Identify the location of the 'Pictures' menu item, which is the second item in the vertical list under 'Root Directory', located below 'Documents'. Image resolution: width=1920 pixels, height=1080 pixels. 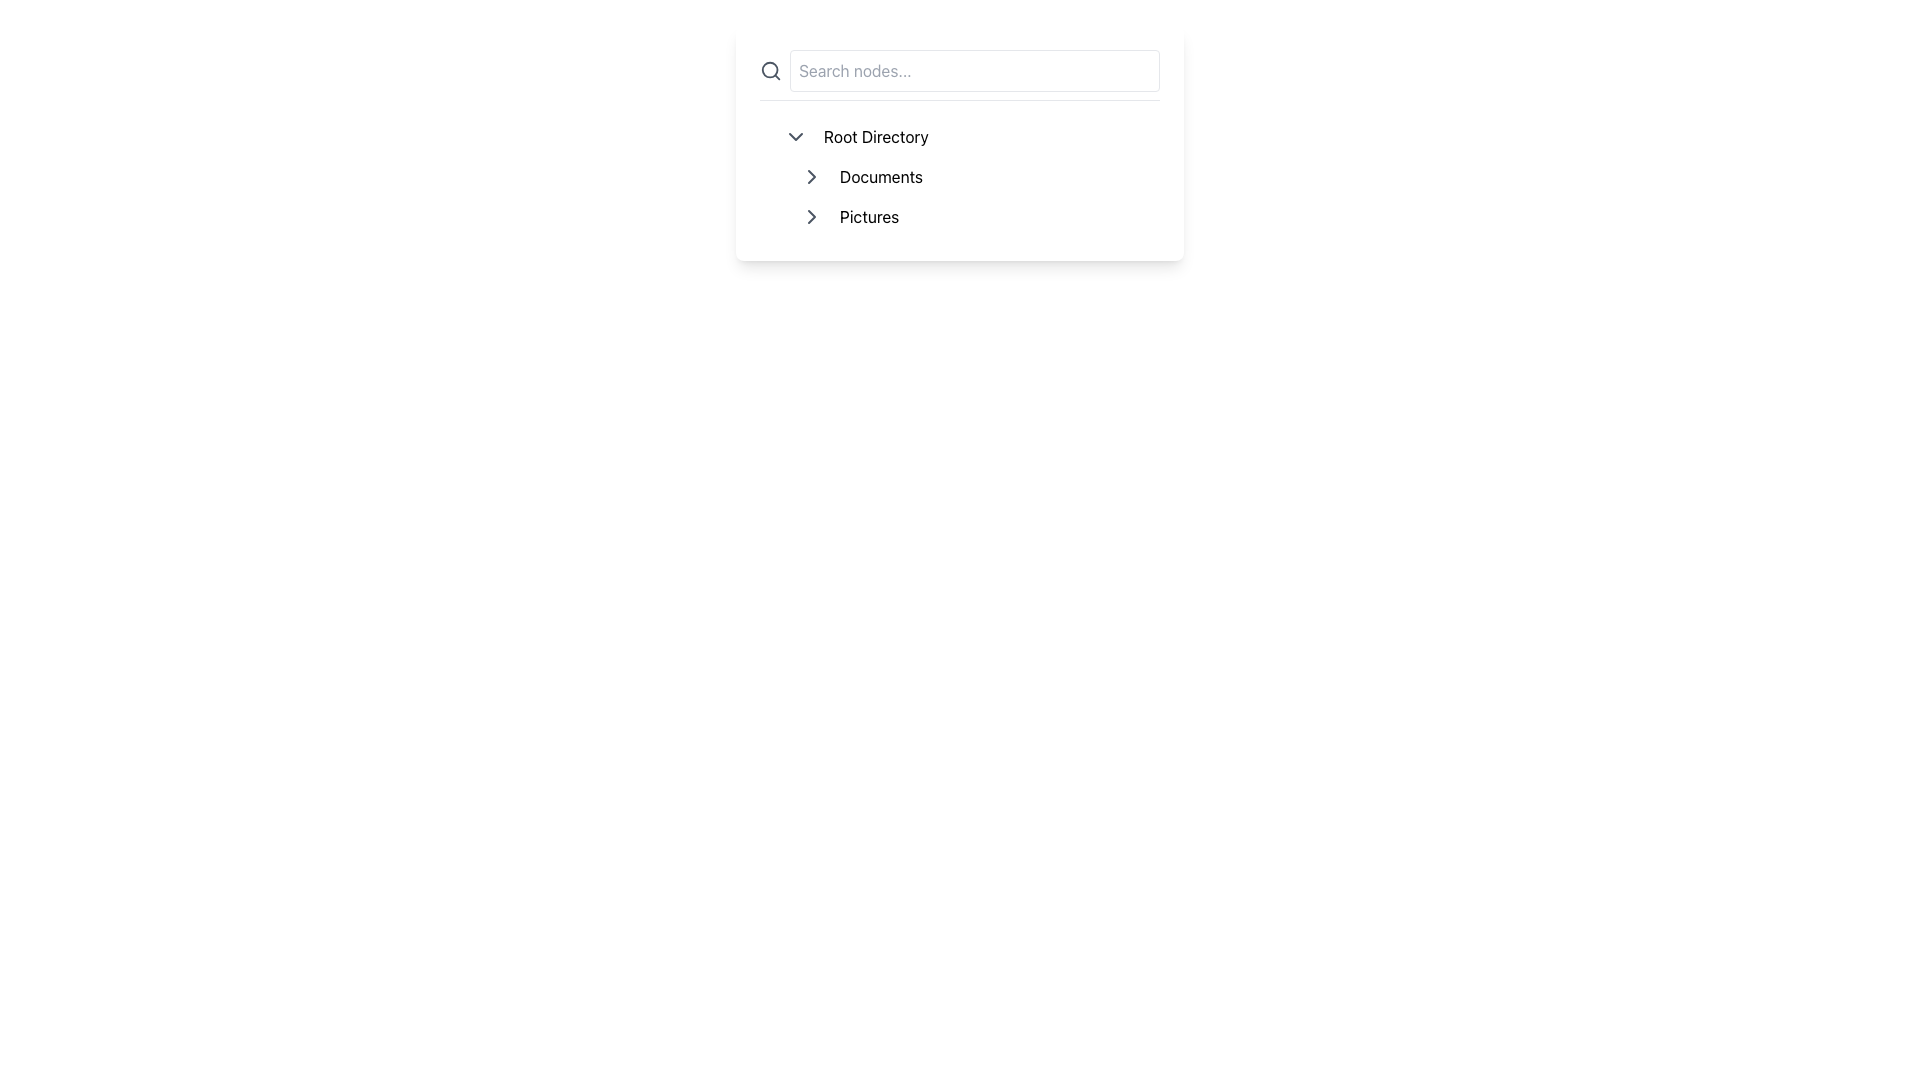
(968, 216).